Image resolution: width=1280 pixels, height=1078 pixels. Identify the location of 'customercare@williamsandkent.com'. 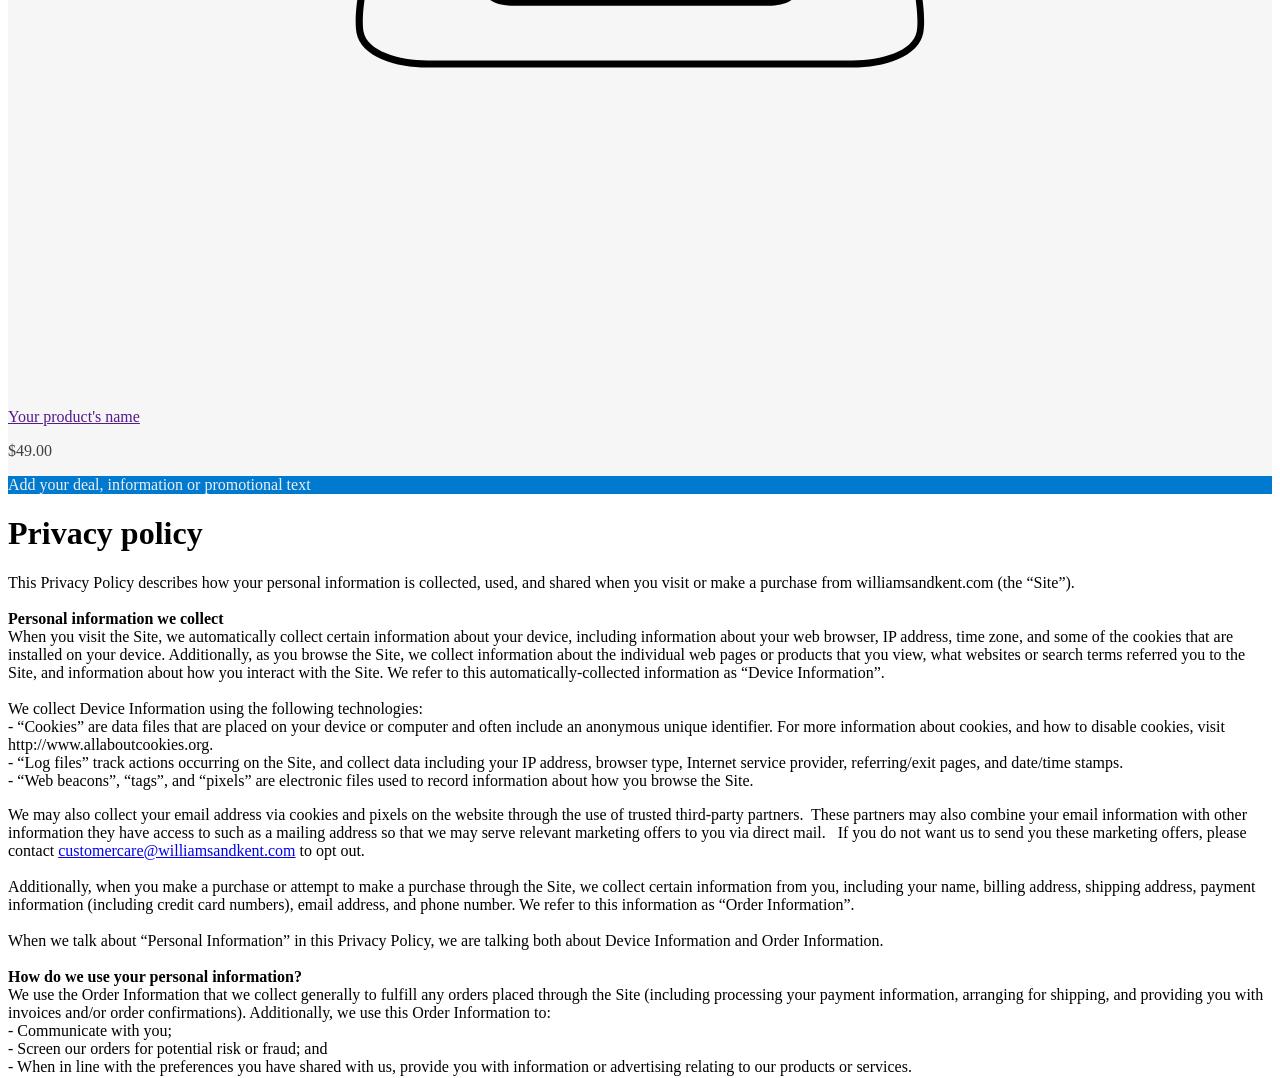
(57, 848).